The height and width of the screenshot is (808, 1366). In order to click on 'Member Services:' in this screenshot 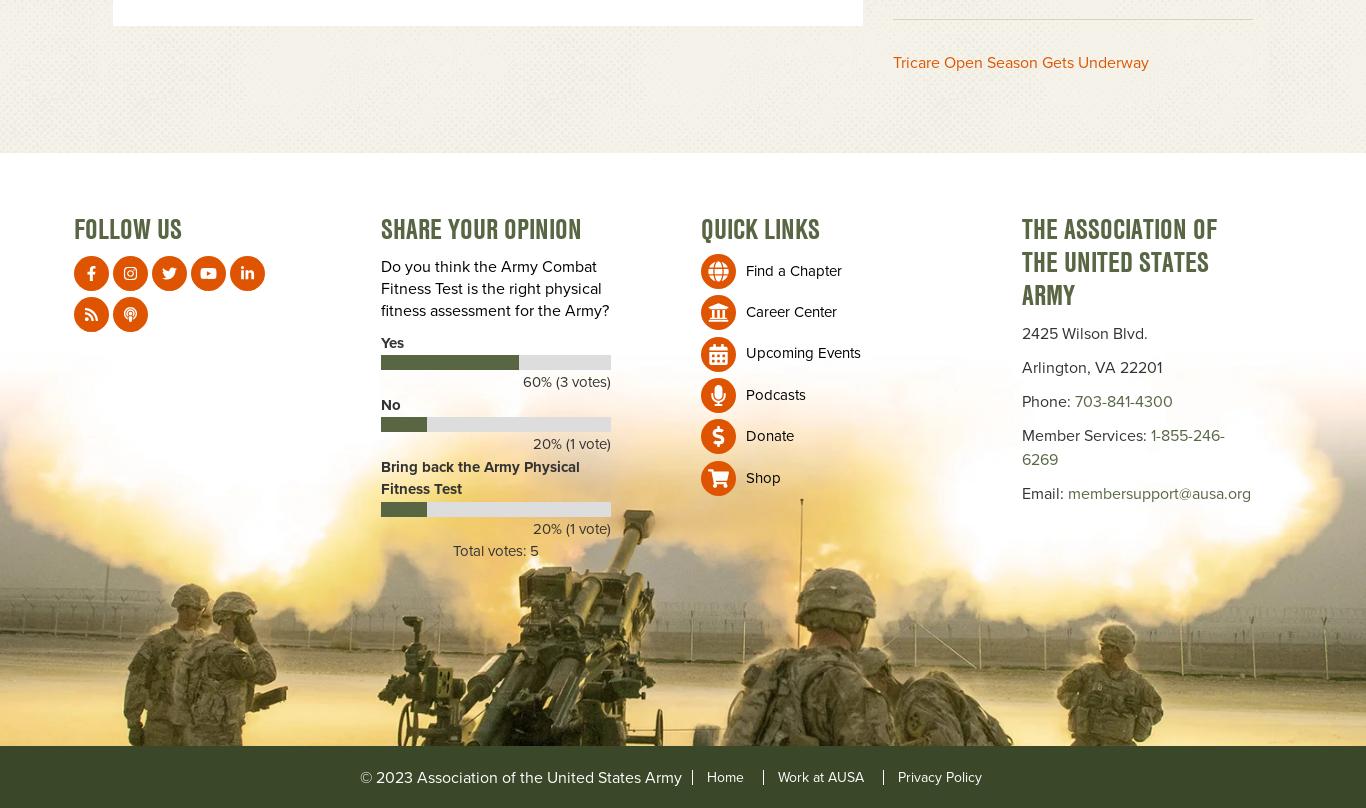, I will do `click(1020, 435)`.